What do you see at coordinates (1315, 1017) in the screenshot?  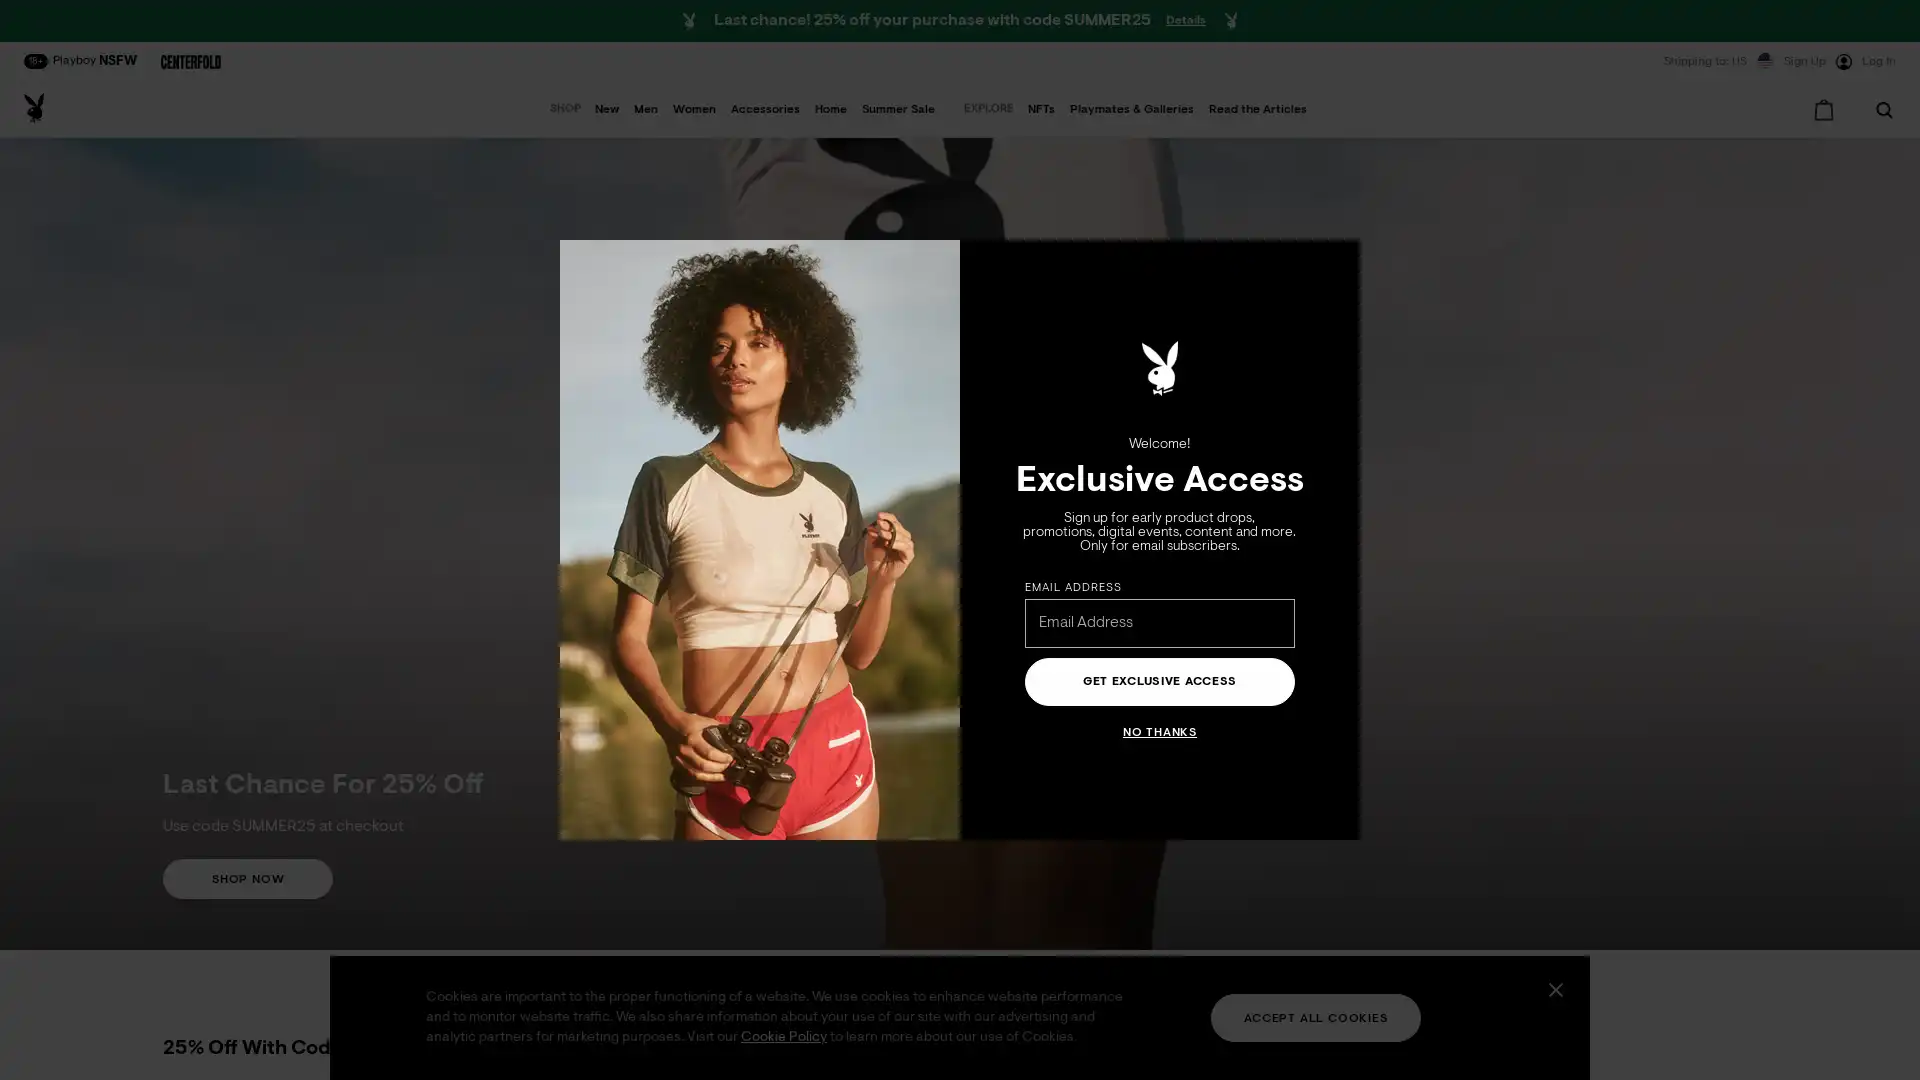 I see `ACCEPT ALL COOKIES` at bounding box center [1315, 1017].